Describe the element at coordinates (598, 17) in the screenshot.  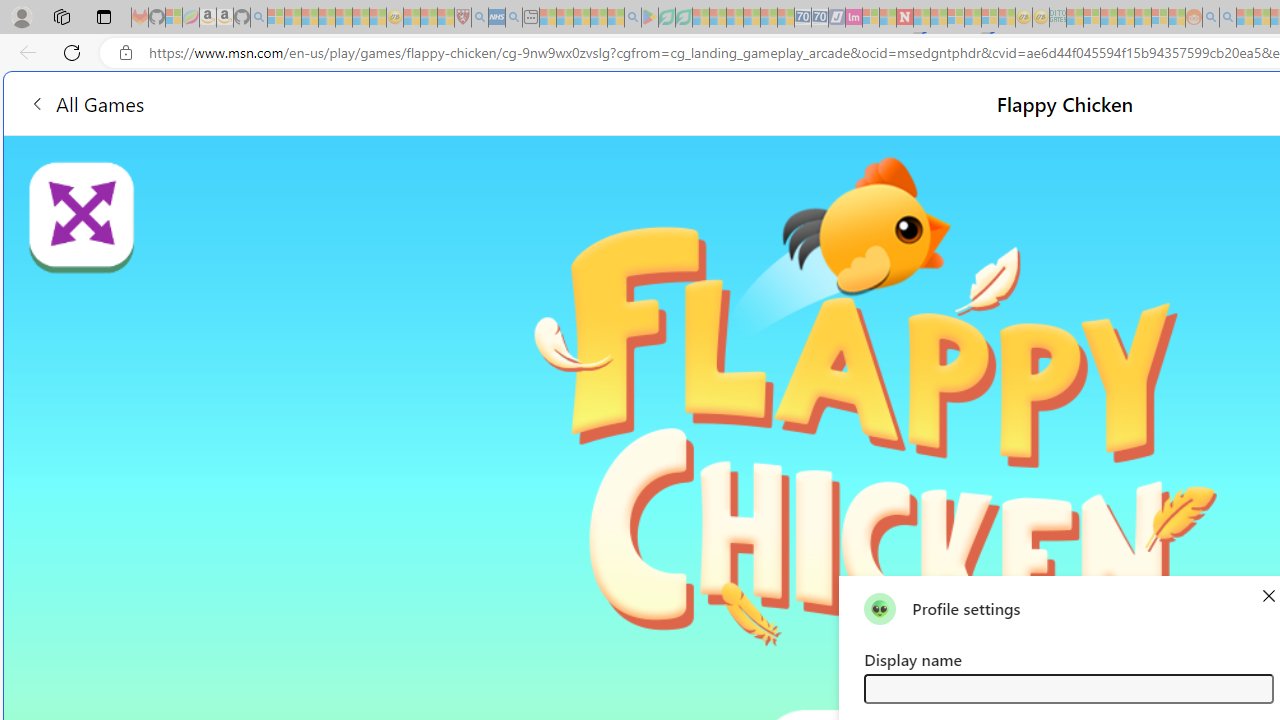
I see `'Pets - MSN - Sleeping'` at that location.